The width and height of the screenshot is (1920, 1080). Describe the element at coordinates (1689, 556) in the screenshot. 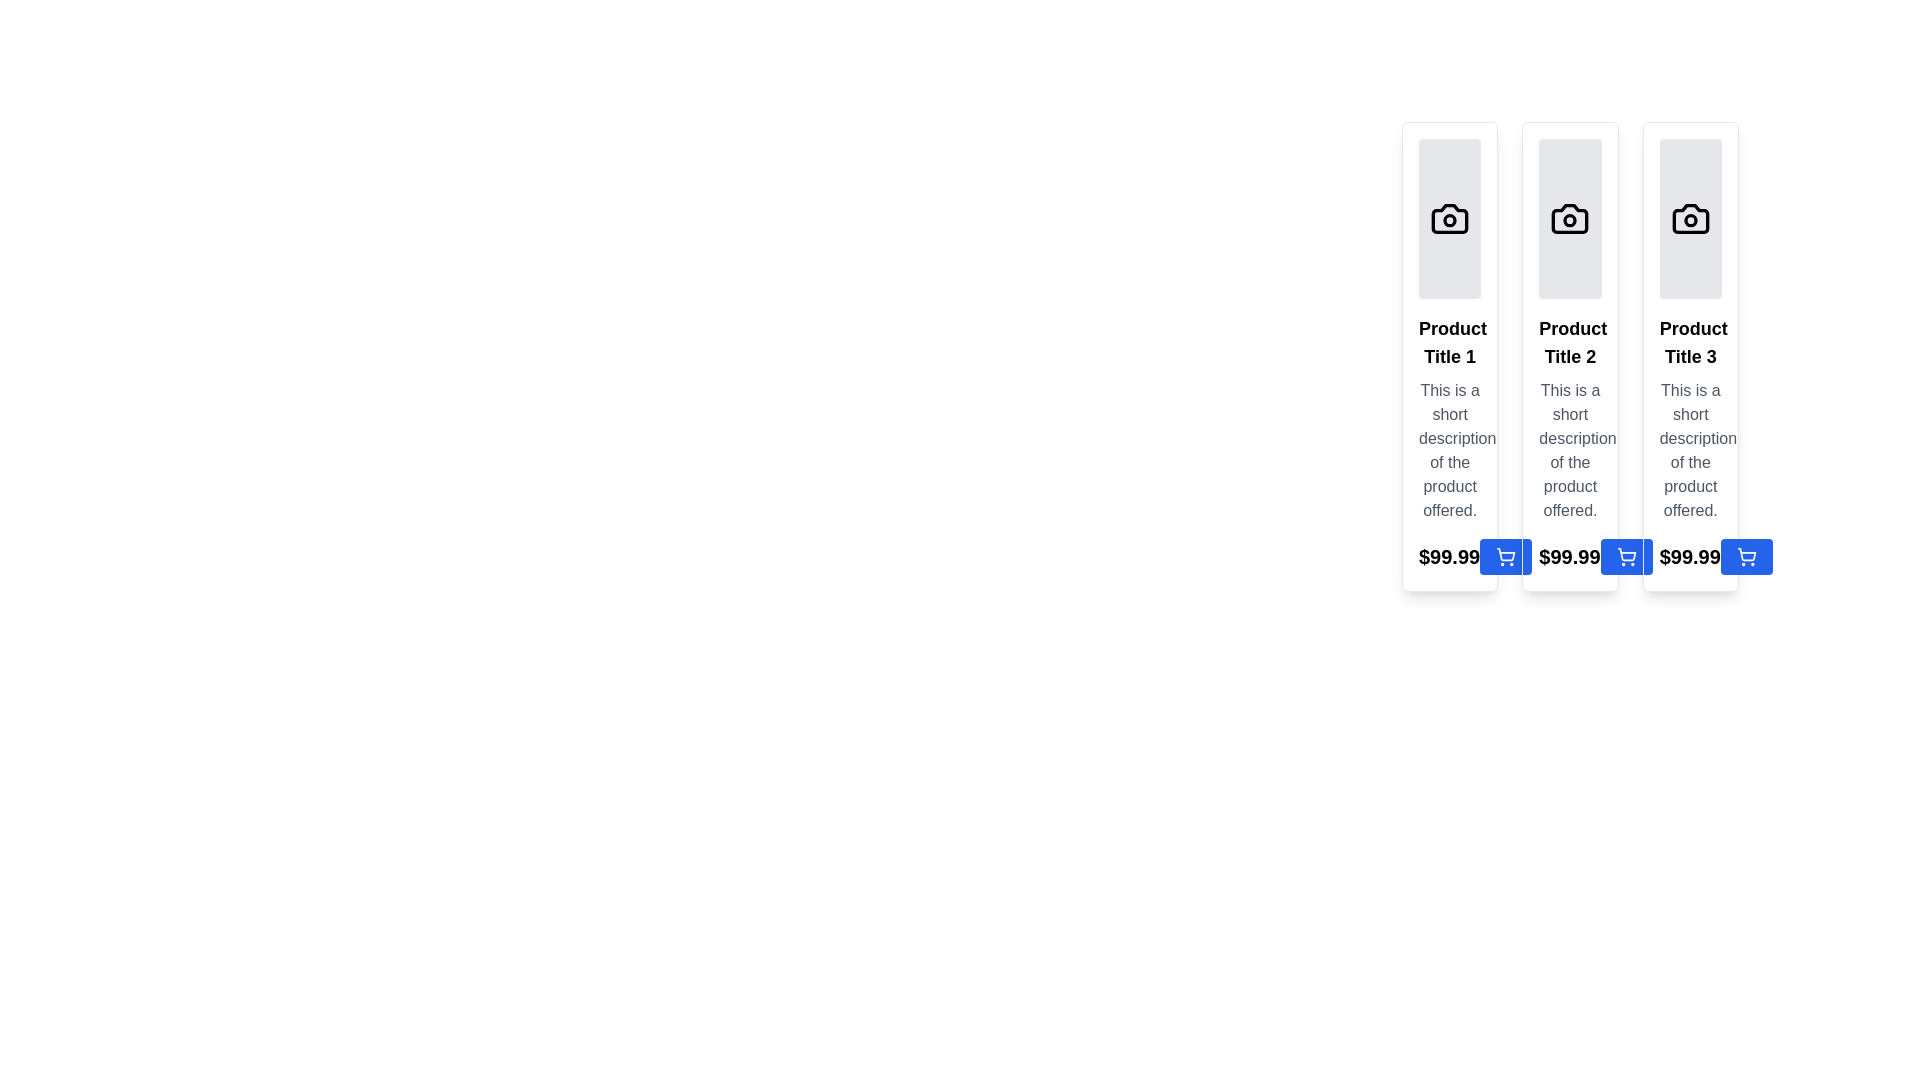

I see `price displayed in the bold text label showing '$99.99' located at the bottom-left corner of the third product card from the left` at that location.